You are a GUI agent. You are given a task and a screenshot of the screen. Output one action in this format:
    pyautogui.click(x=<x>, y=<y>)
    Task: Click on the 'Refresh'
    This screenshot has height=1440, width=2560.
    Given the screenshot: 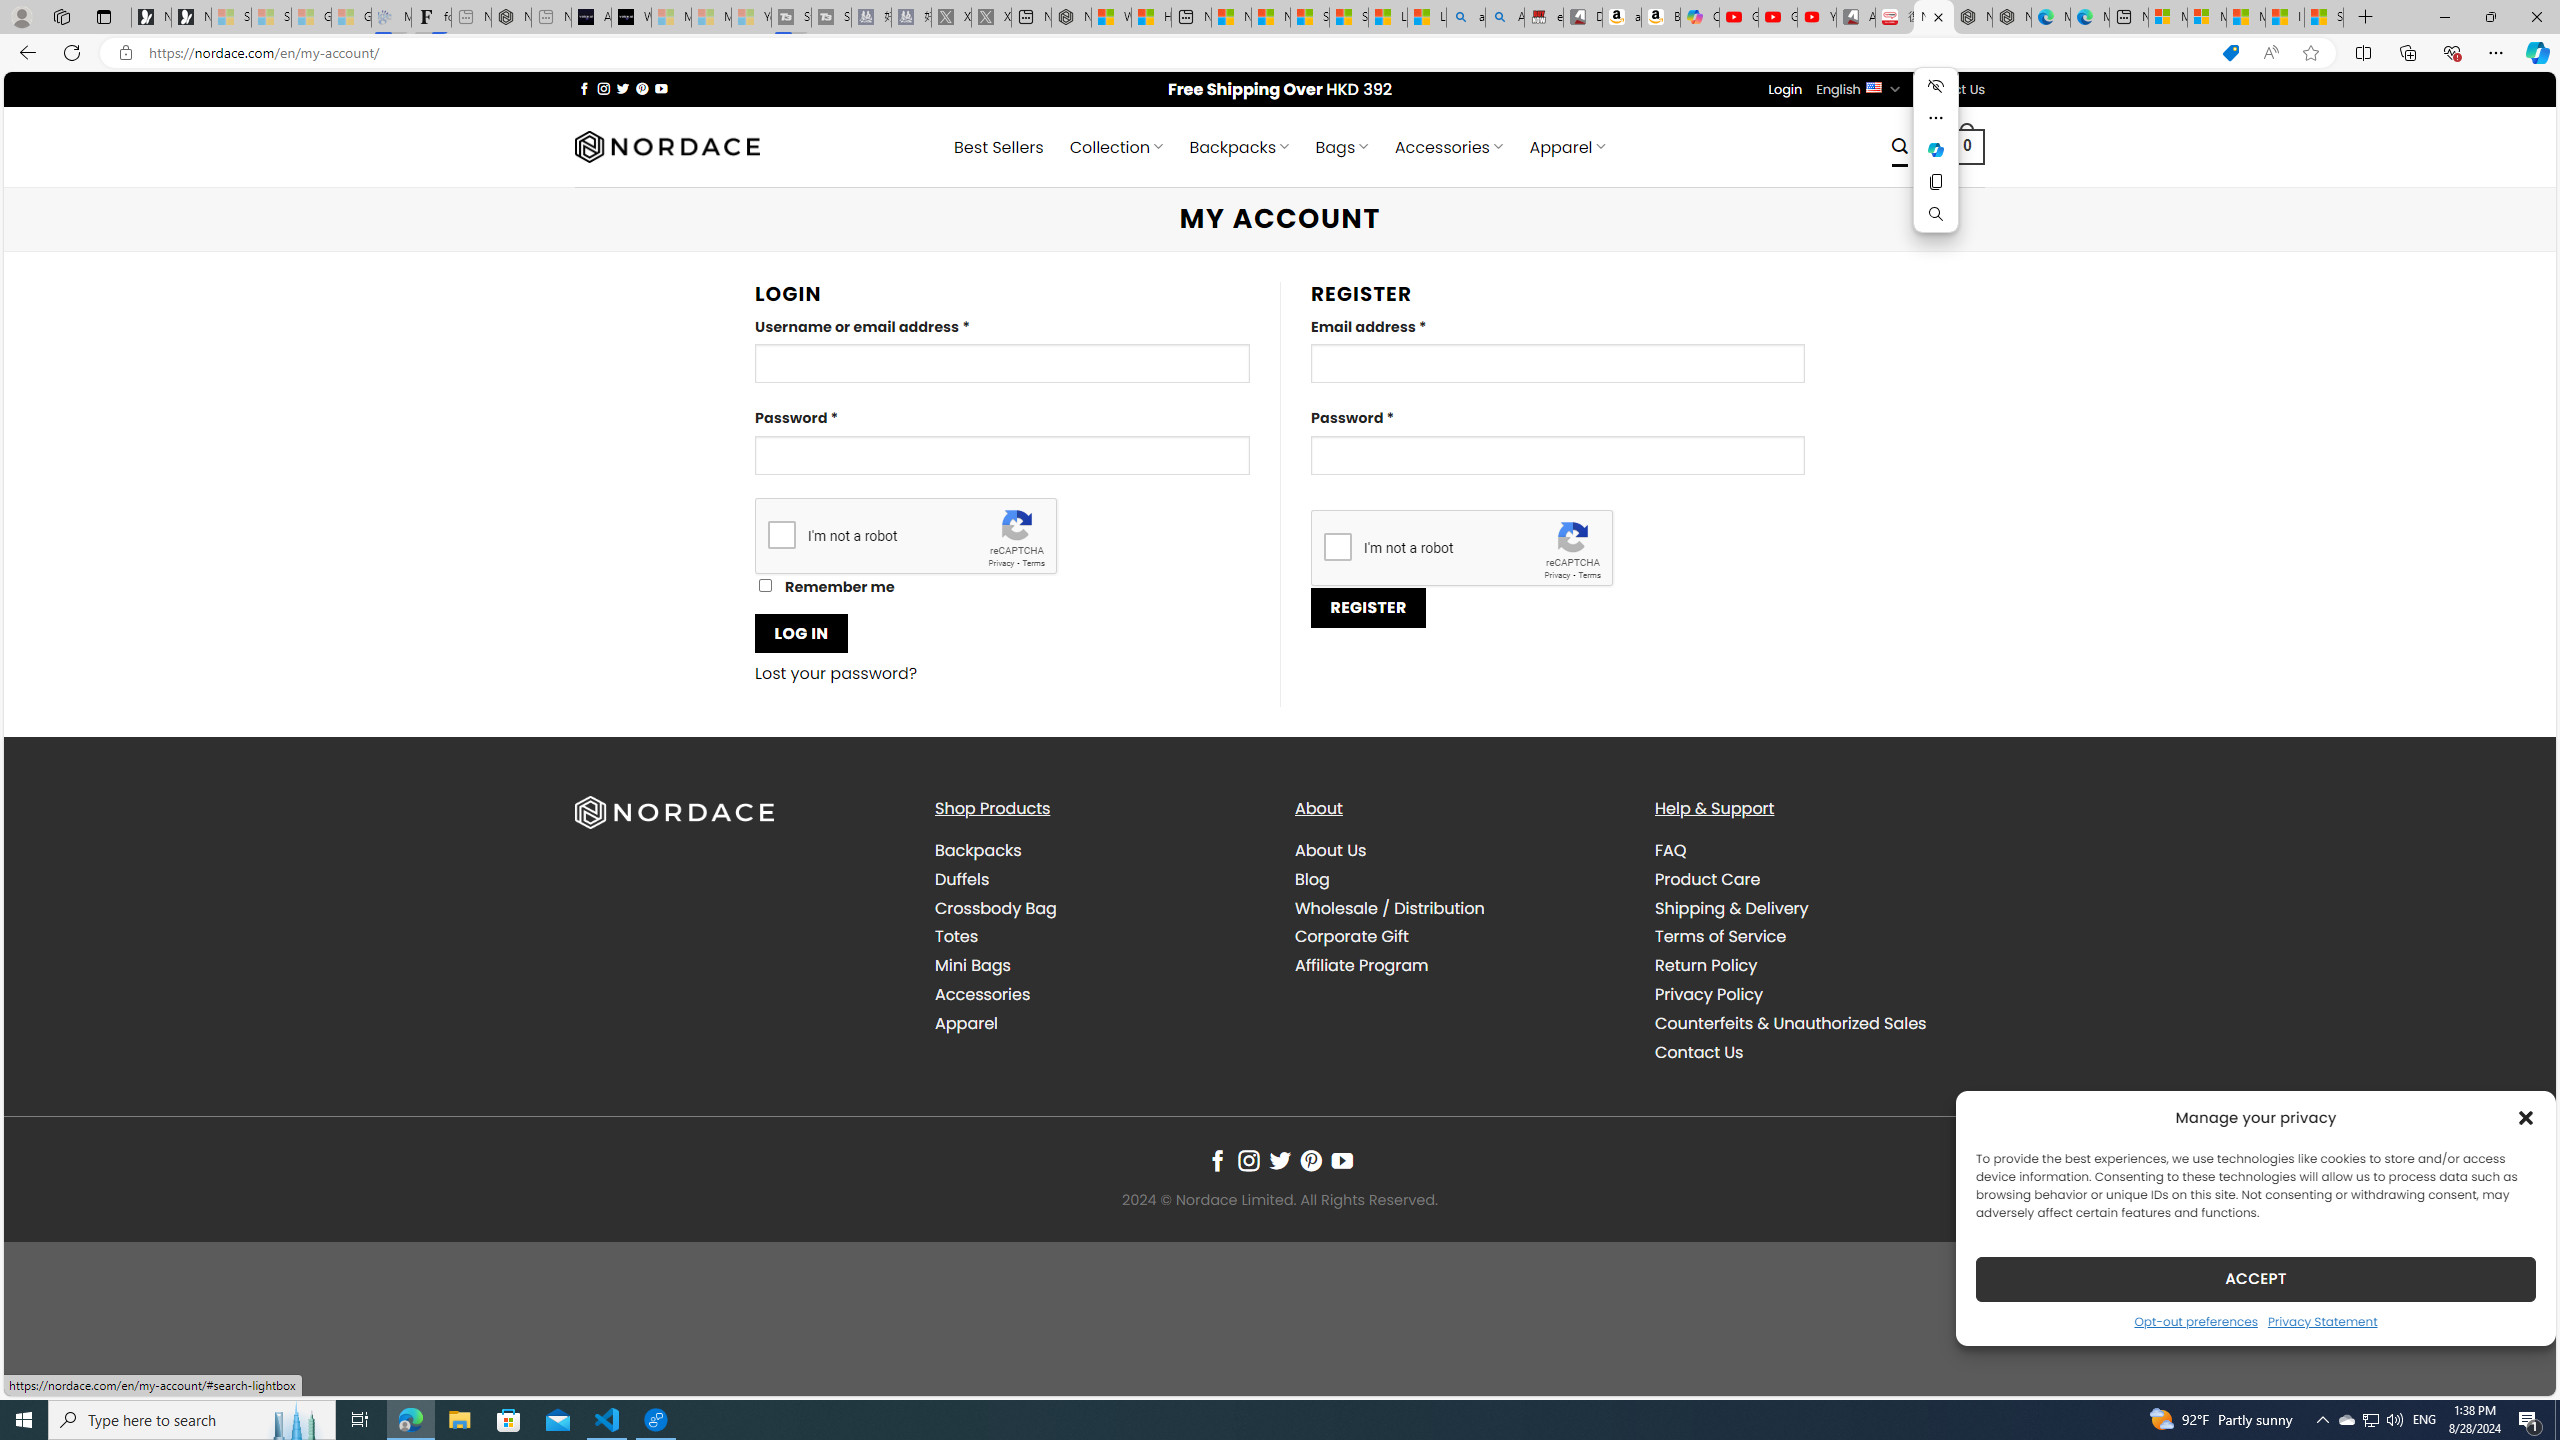 What is the action you would take?
    pyautogui.click(x=70, y=51)
    